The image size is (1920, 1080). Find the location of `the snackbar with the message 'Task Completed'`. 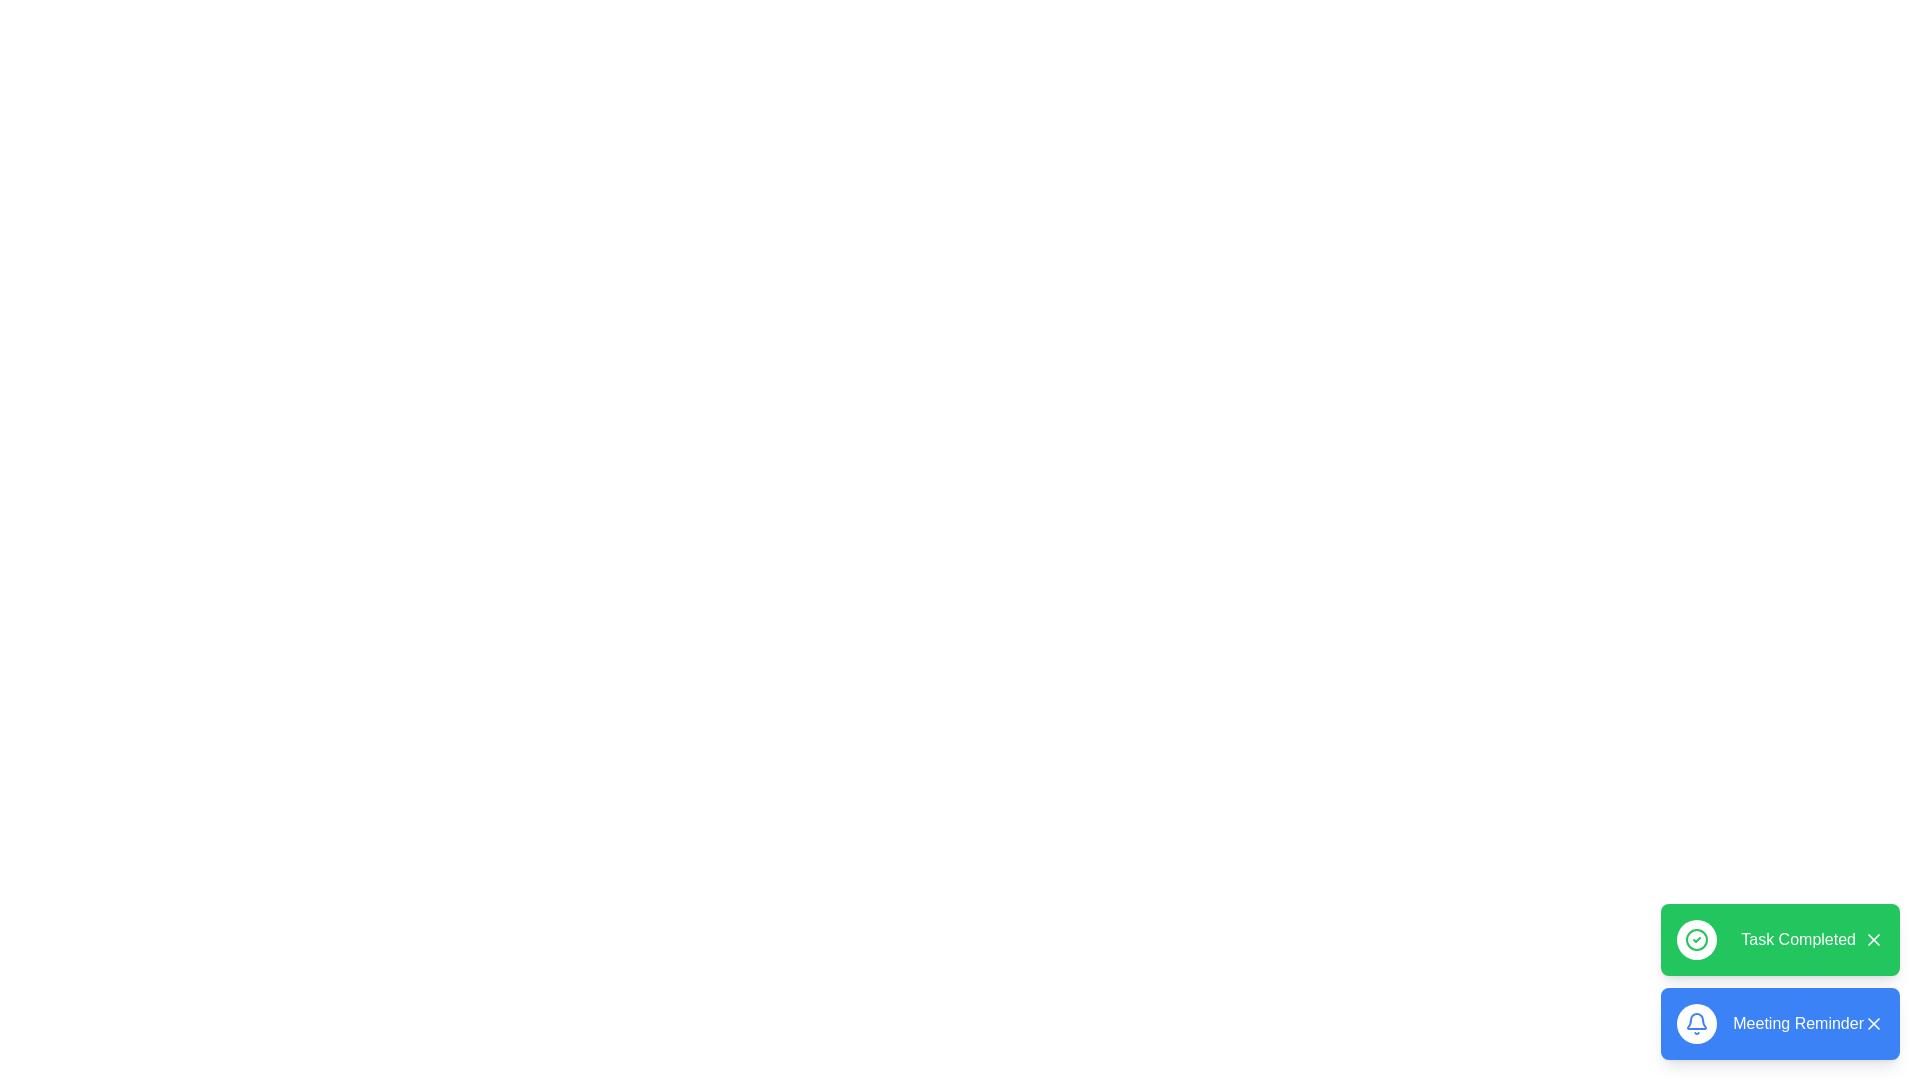

the snackbar with the message 'Task Completed' is located at coordinates (1780, 940).